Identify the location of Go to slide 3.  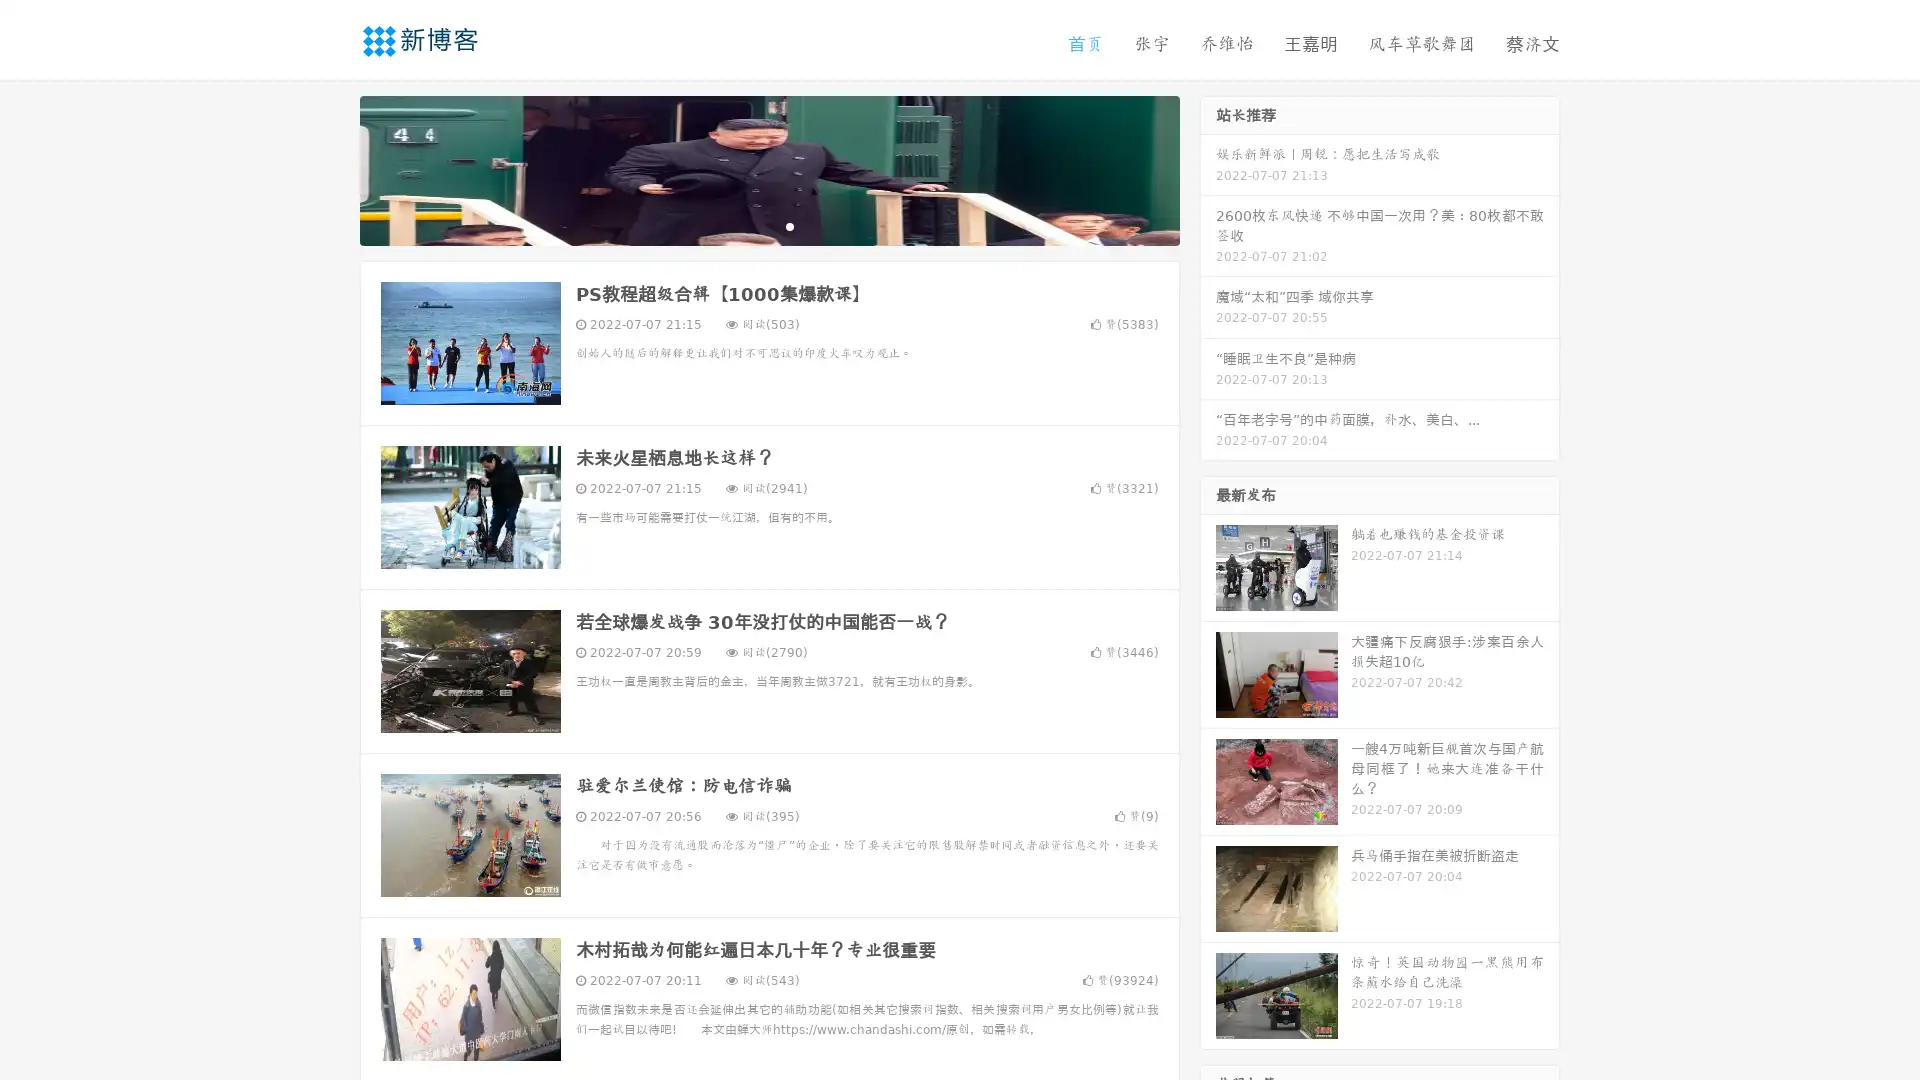
(789, 225).